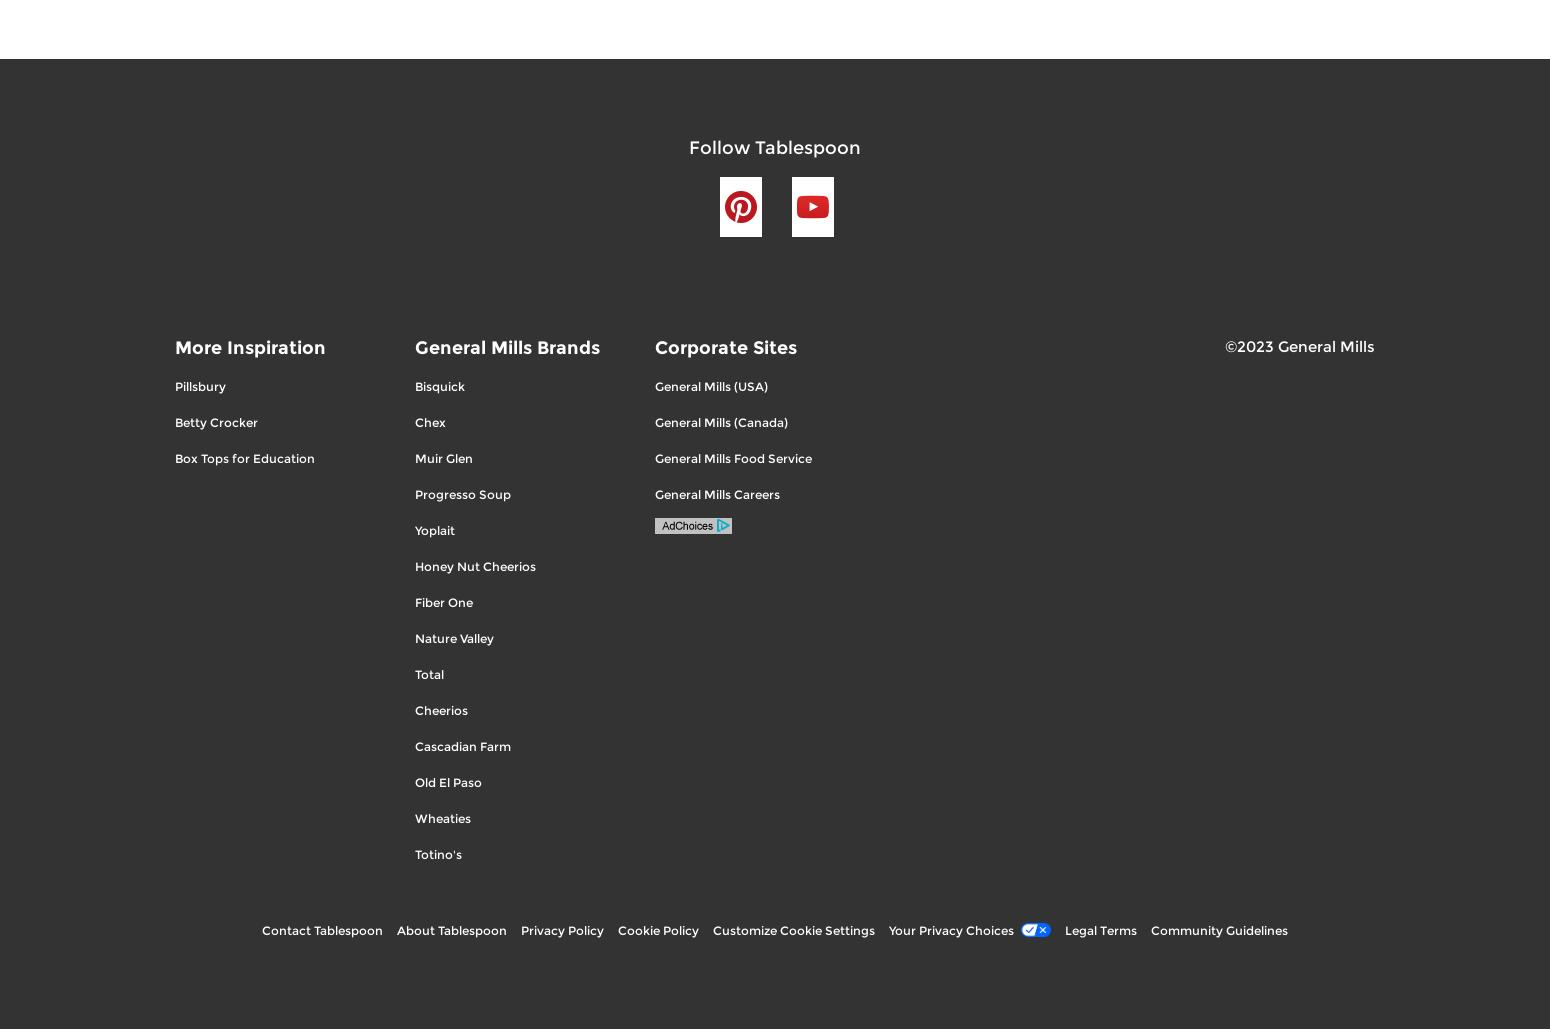  What do you see at coordinates (1218, 929) in the screenshot?
I see `'Community Guidelines'` at bounding box center [1218, 929].